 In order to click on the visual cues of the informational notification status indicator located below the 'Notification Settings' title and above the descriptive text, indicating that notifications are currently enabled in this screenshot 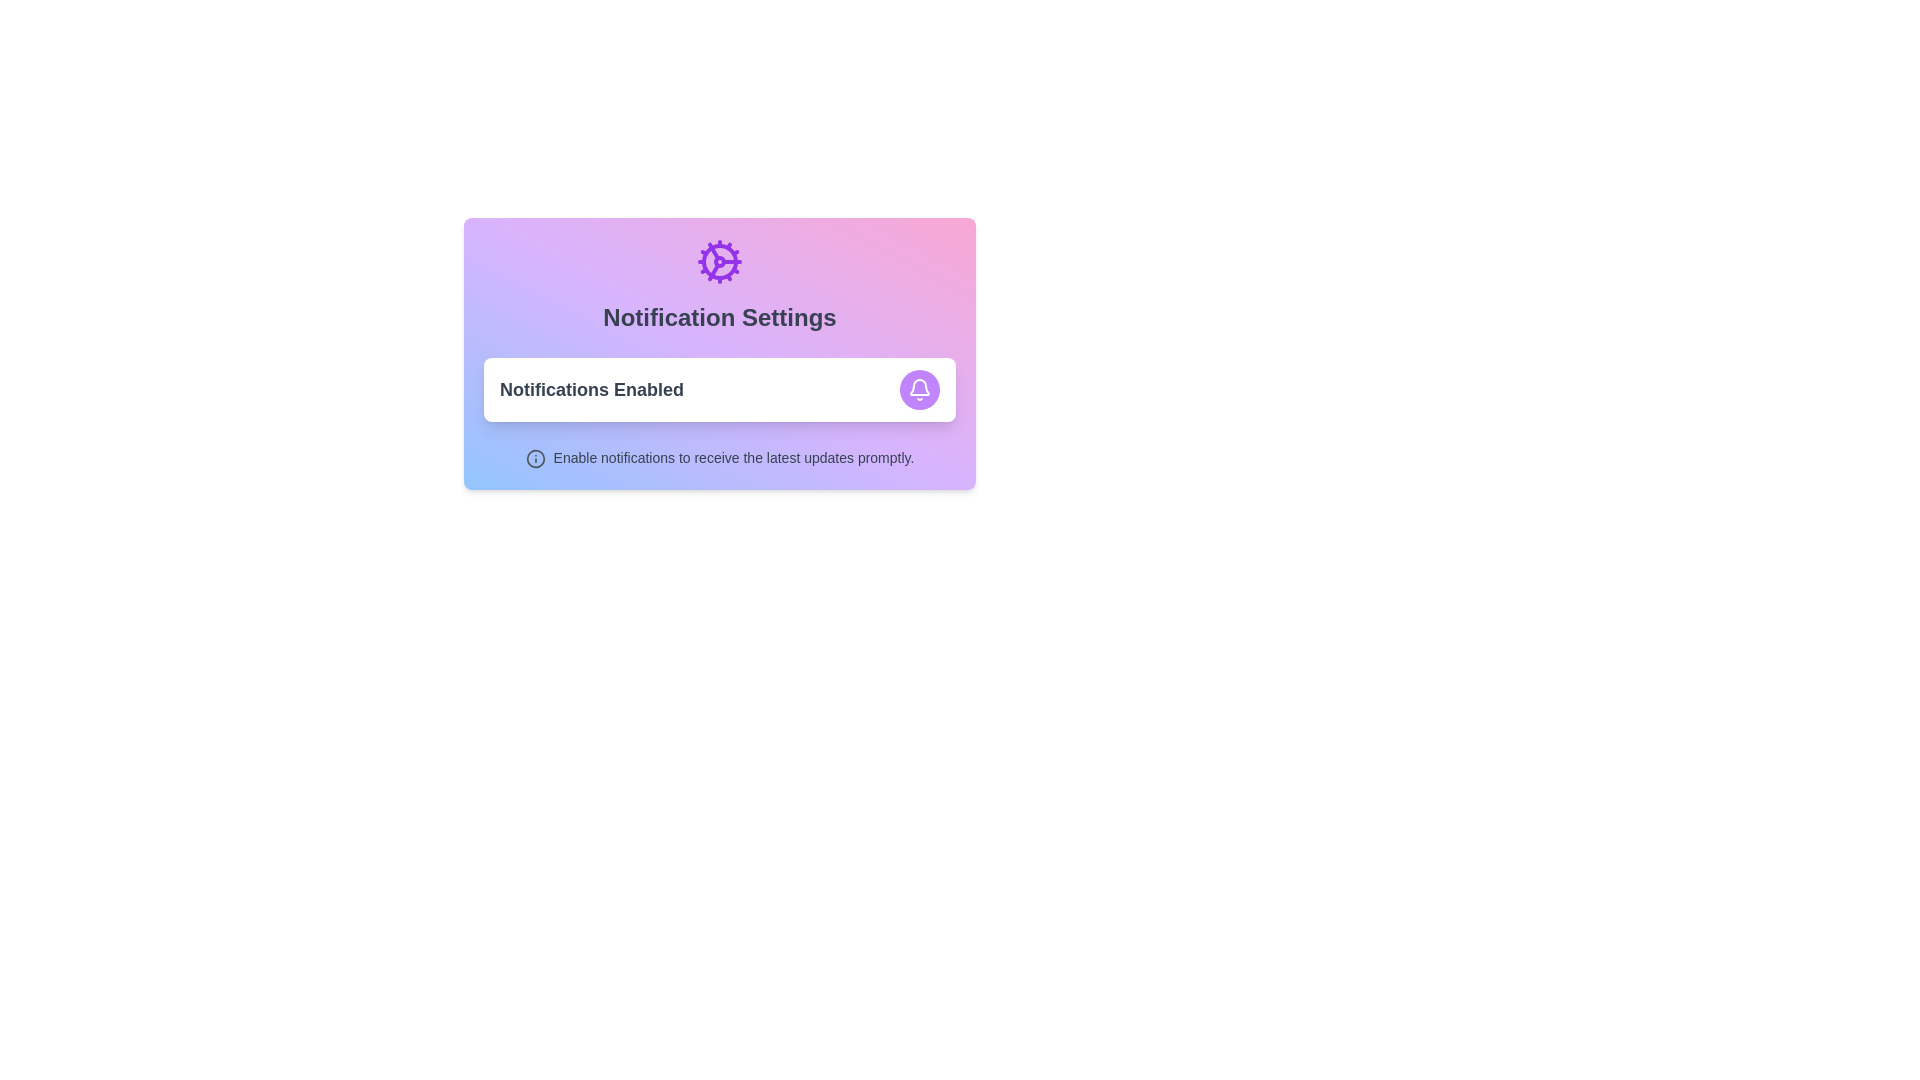, I will do `click(720, 389)`.